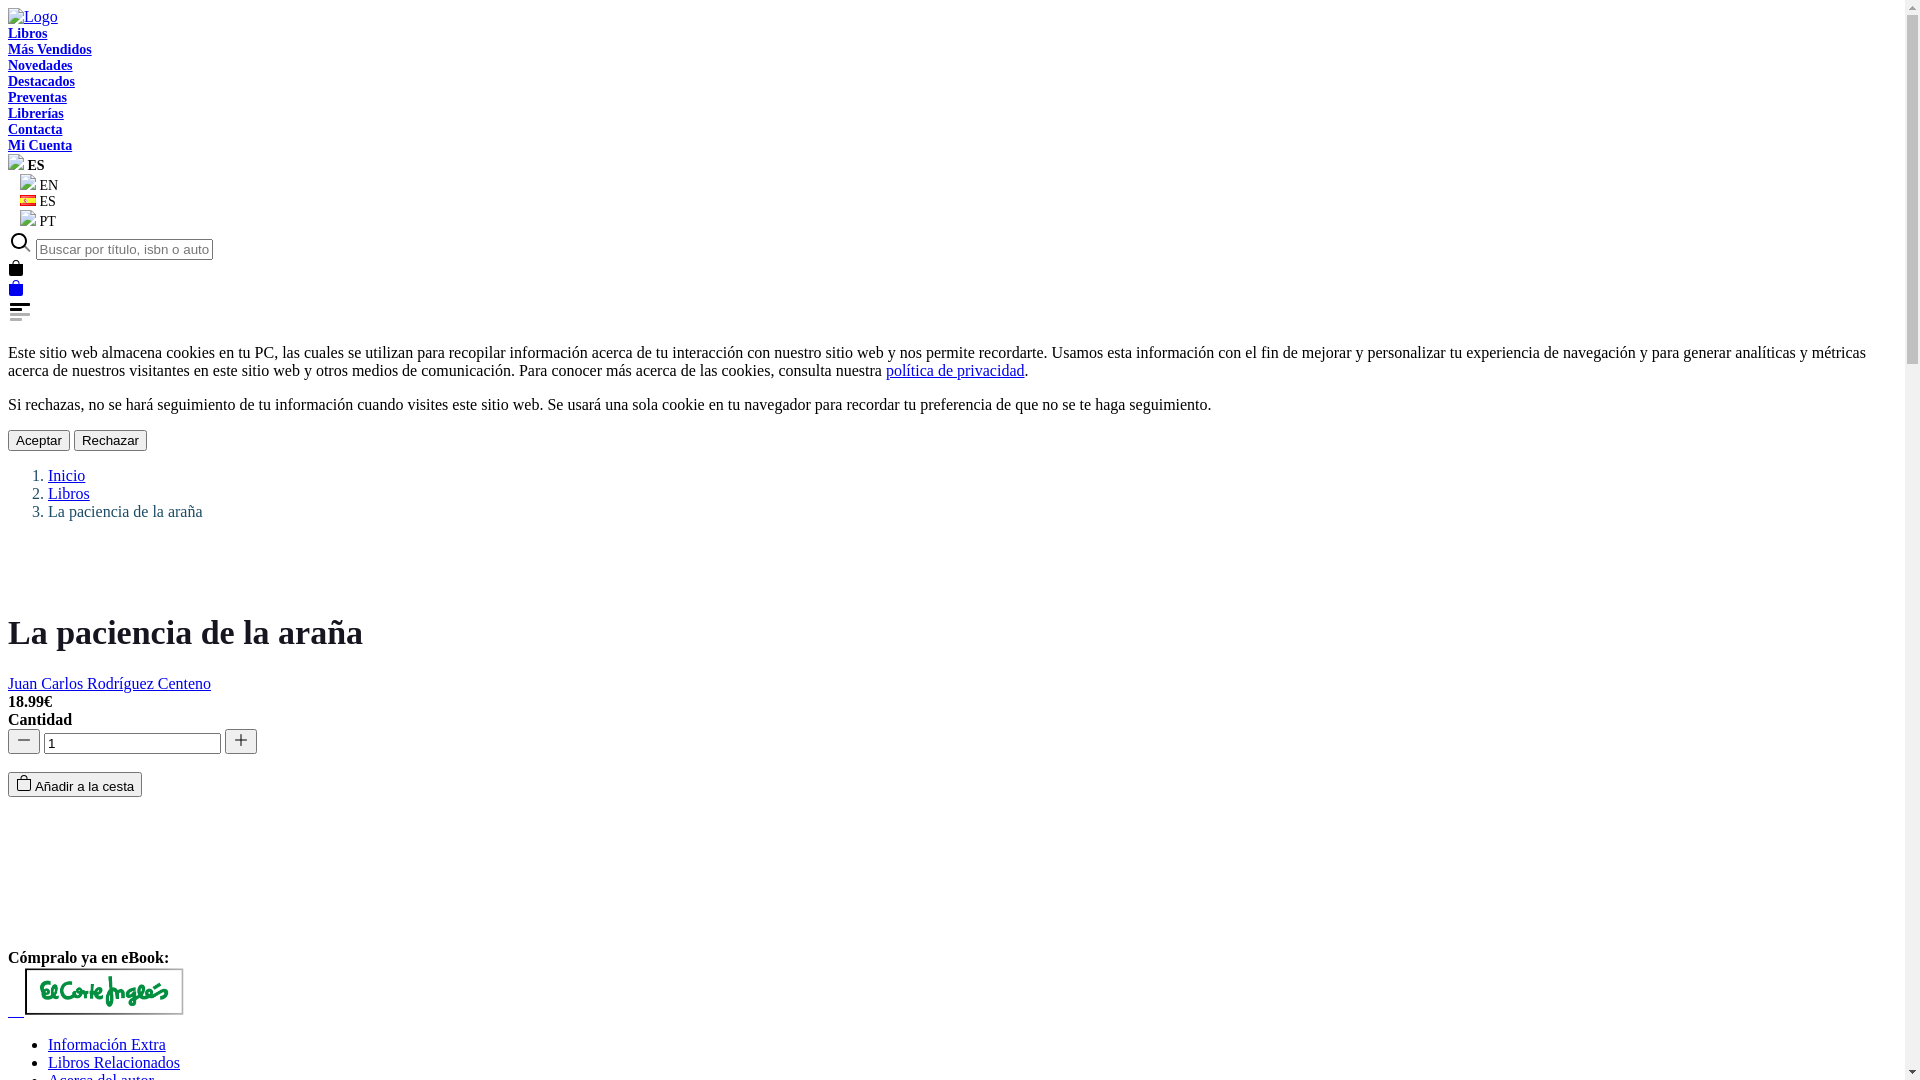  I want to click on 'Aceptar', so click(8, 439).